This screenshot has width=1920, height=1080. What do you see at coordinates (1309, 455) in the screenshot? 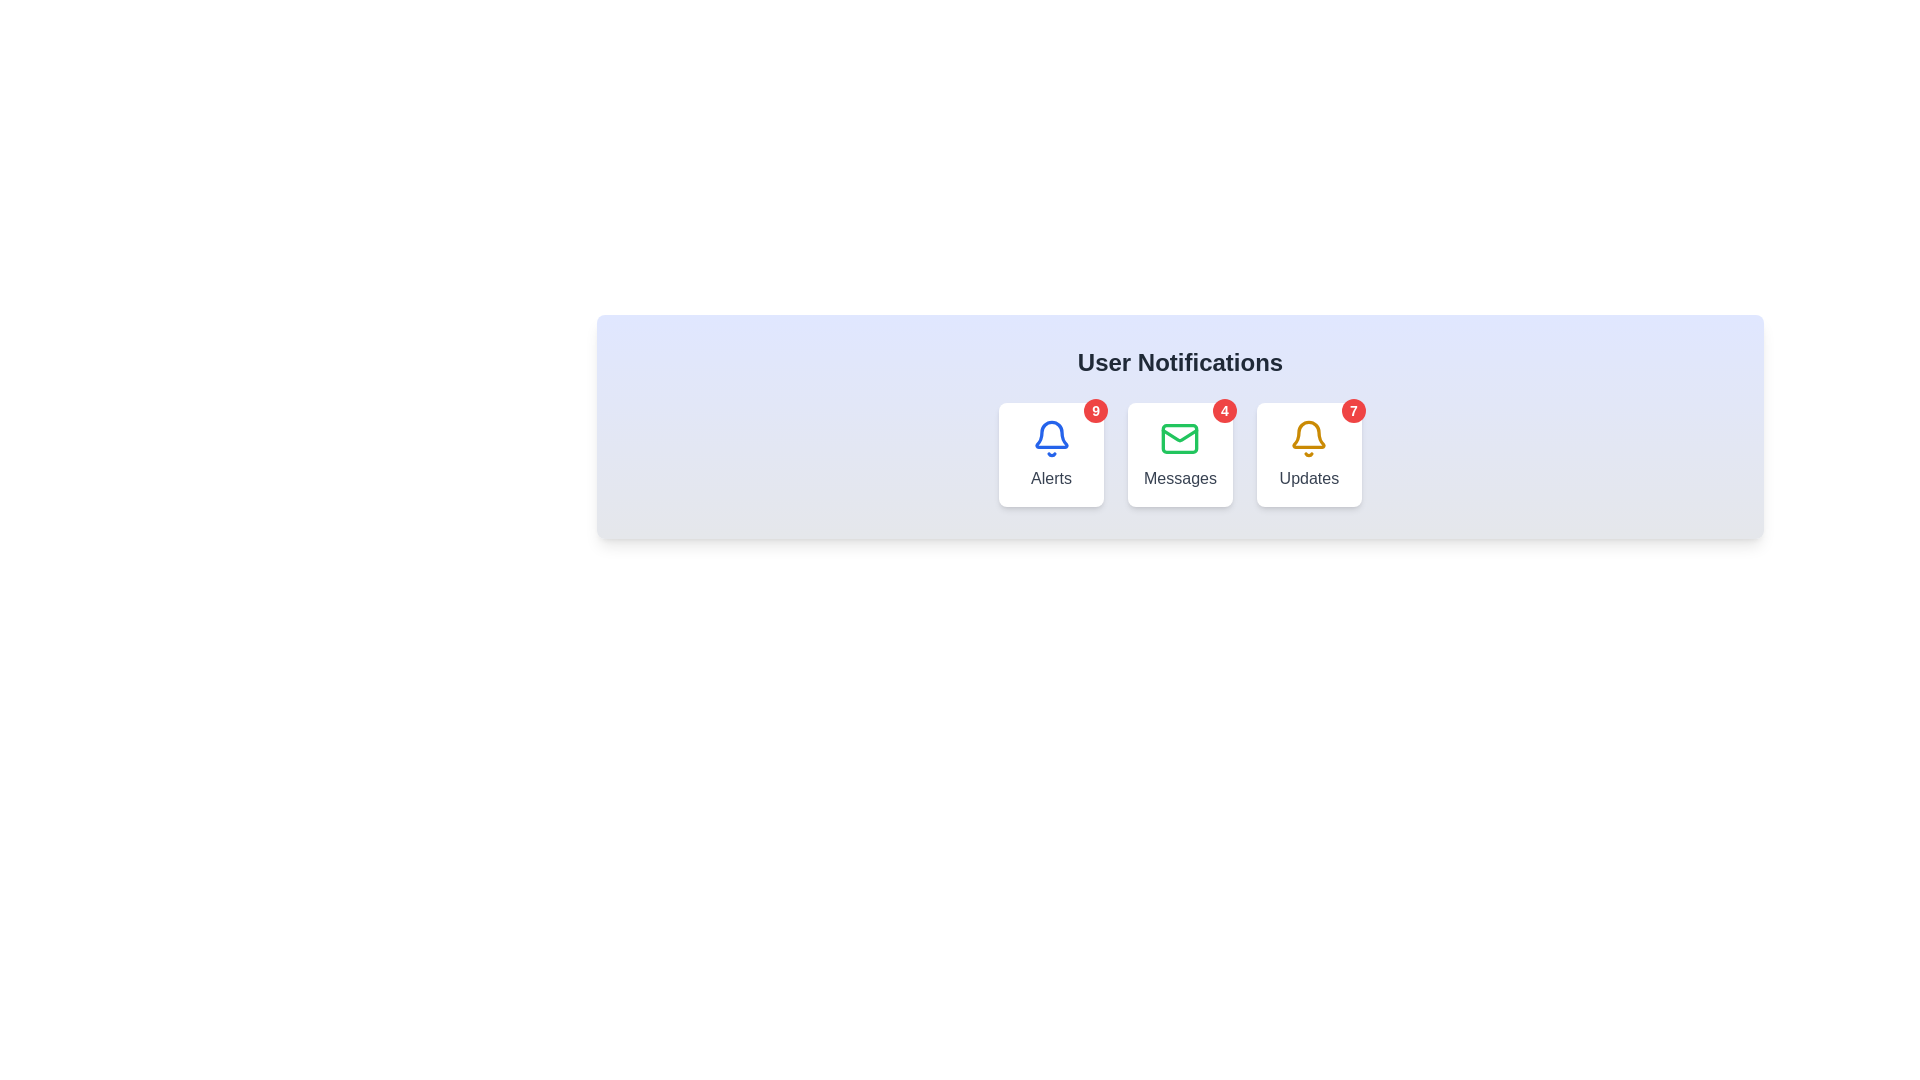
I see `the Notification card with a white background and rounded corners, which contains a bell icon and a red badge with the digit '7'` at bounding box center [1309, 455].